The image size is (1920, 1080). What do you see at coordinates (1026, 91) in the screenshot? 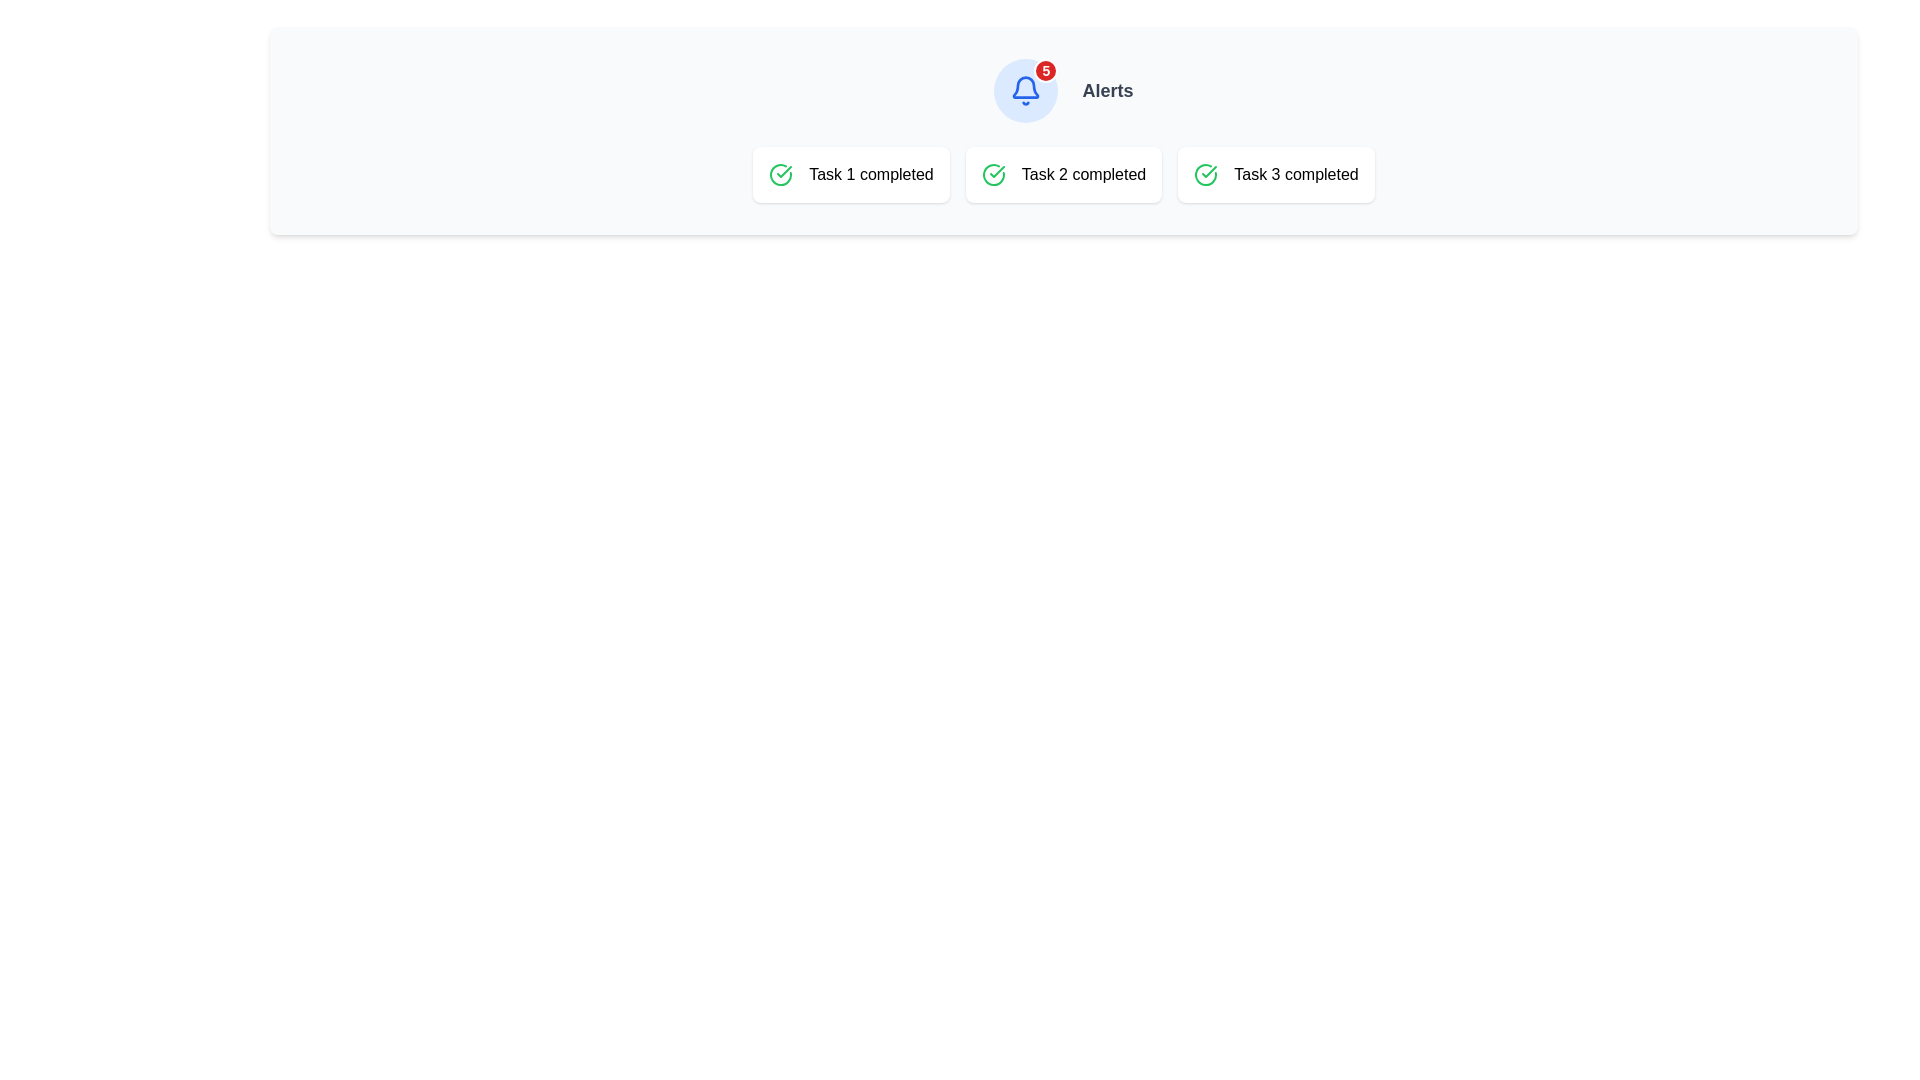
I see `the Interactive Button with Icon and Badge located to the left of the 'Alerts' text to potentially highlight it or show a tooltip` at bounding box center [1026, 91].